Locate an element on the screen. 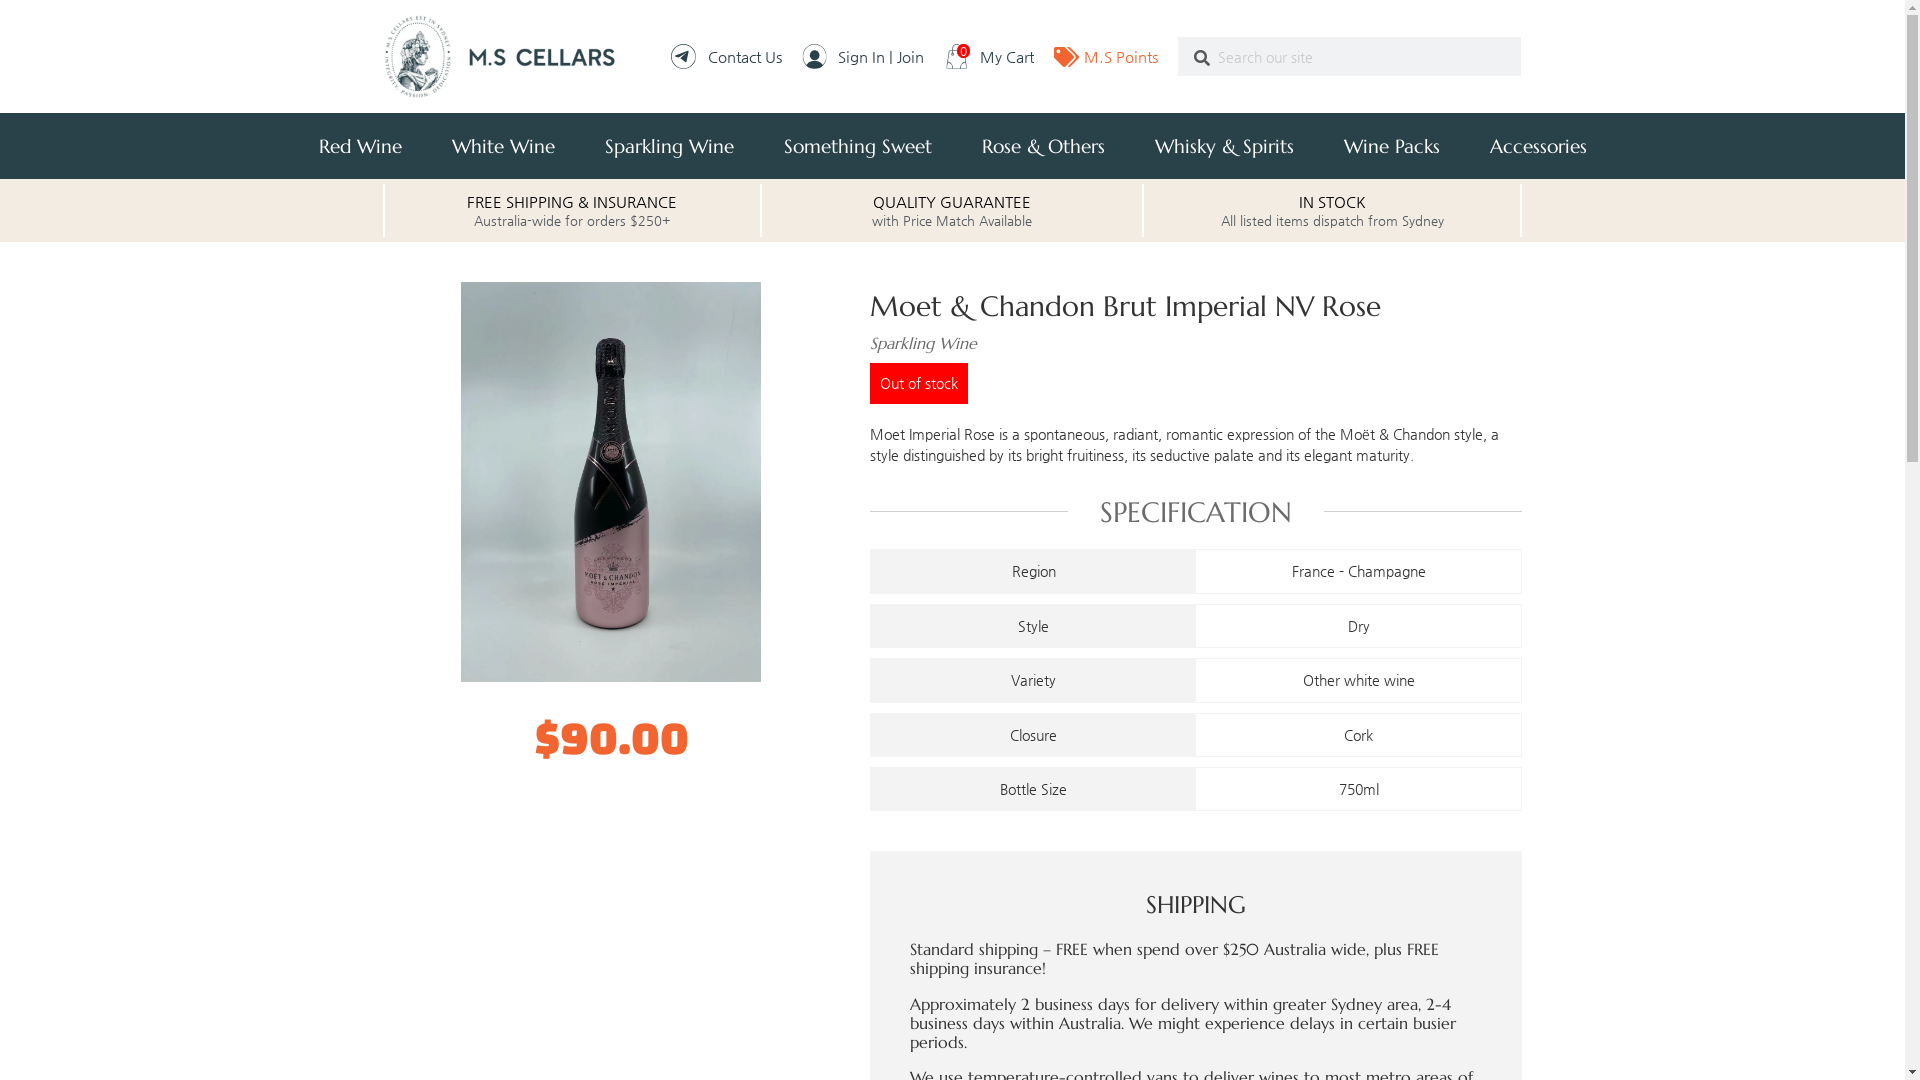  'Red Wine' is located at coordinates (360, 145).